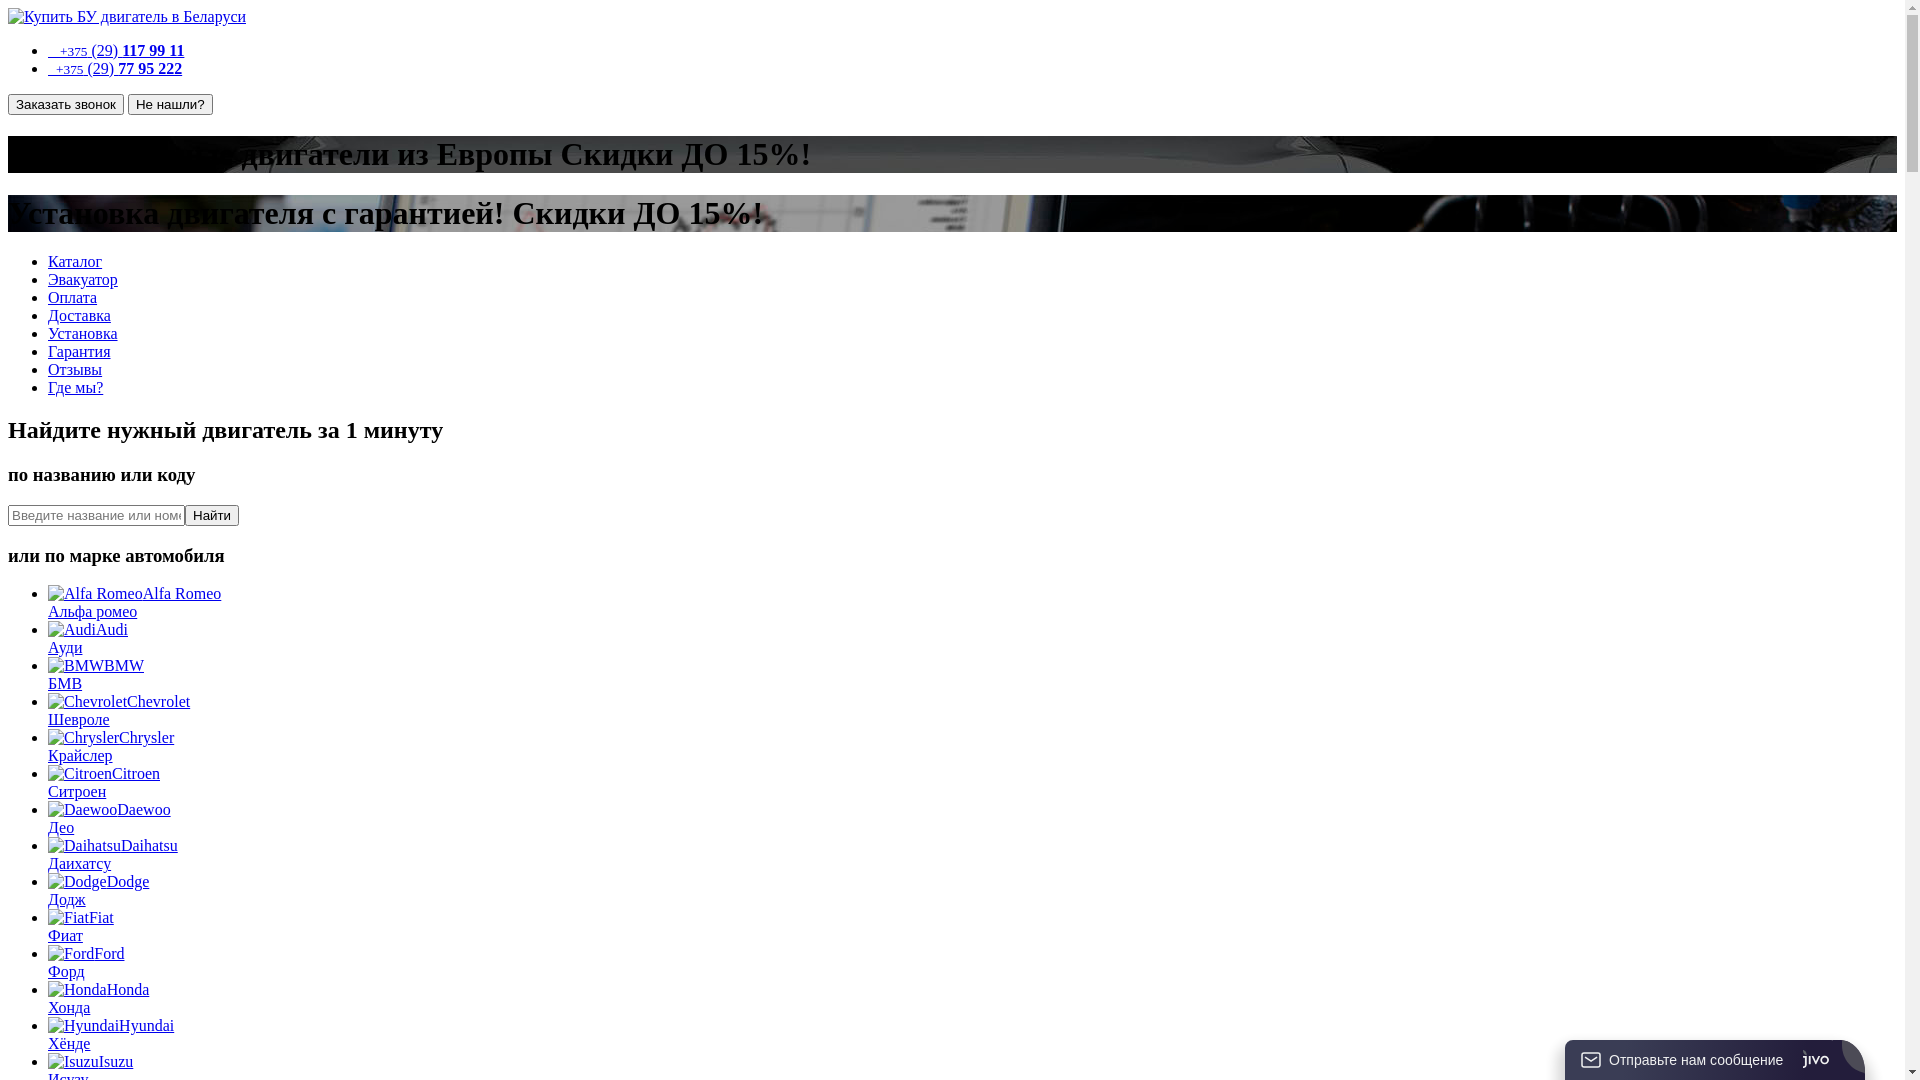 This screenshot has width=1920, height=1080. What do you see at coordinates (114, 49) in the screenshot?
I see `'   +375 (29) 117 99 11'` at bounding box center [114, 49].